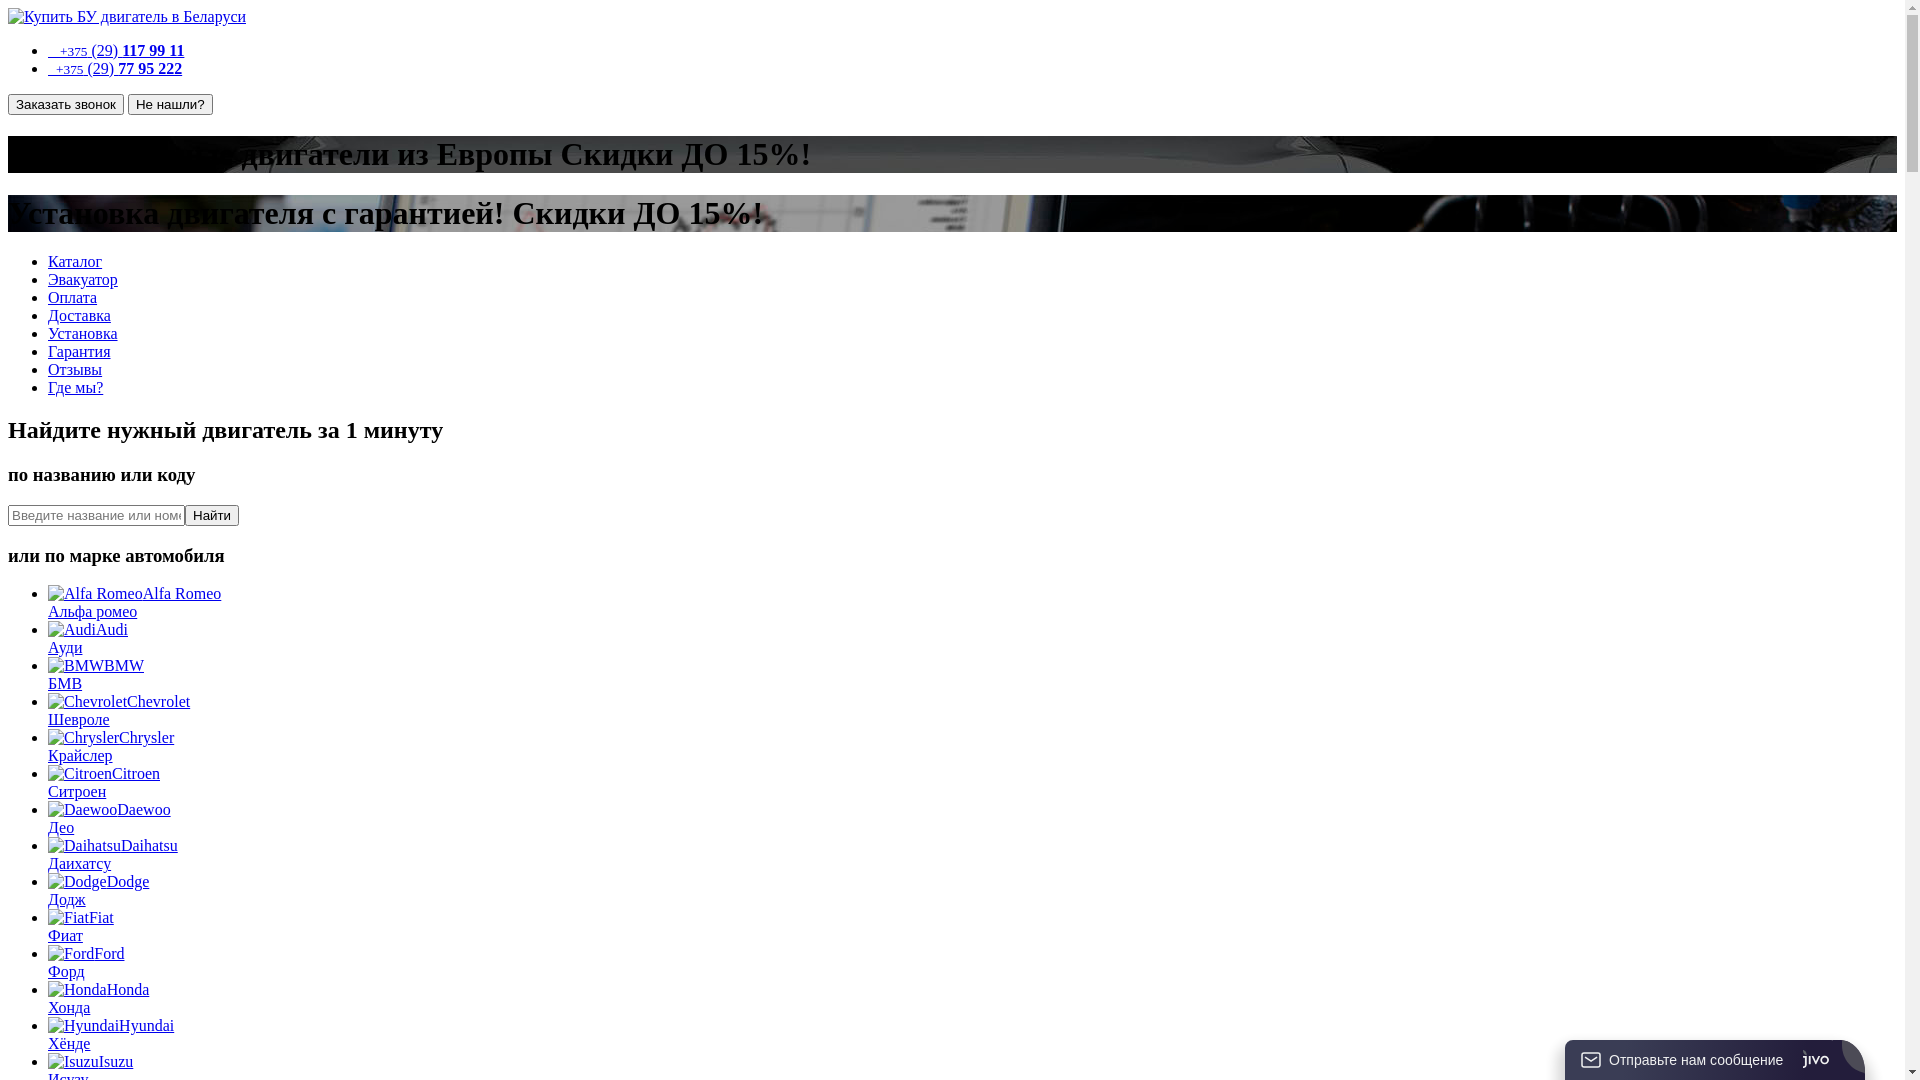 This screenshot has width=1920, height=1080. What do you see at coordinates (114, 49) in the screenshot?
I see `'   +375 (29) 117 99 11'` at bounding box center [114, 49].